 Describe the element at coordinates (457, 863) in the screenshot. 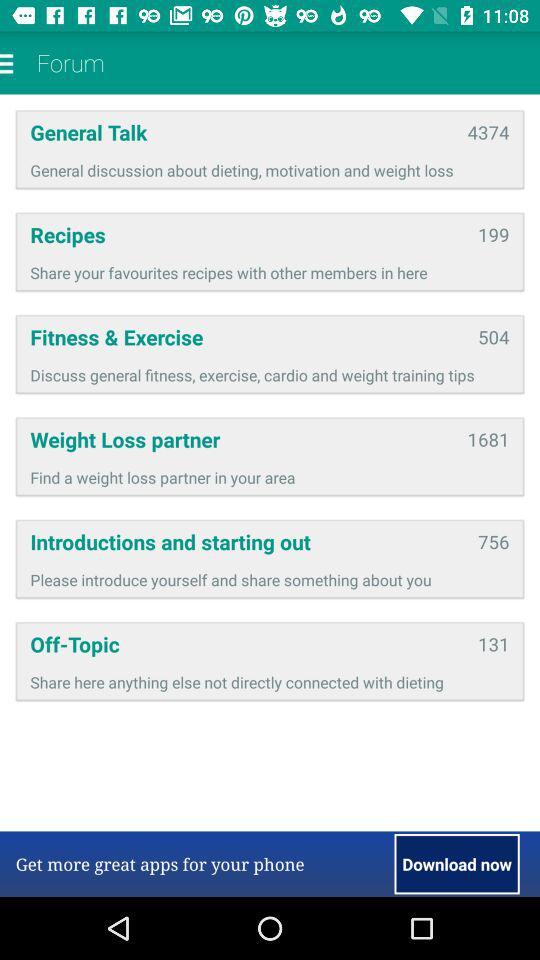

I see `the item next to the get more great item` at that location.